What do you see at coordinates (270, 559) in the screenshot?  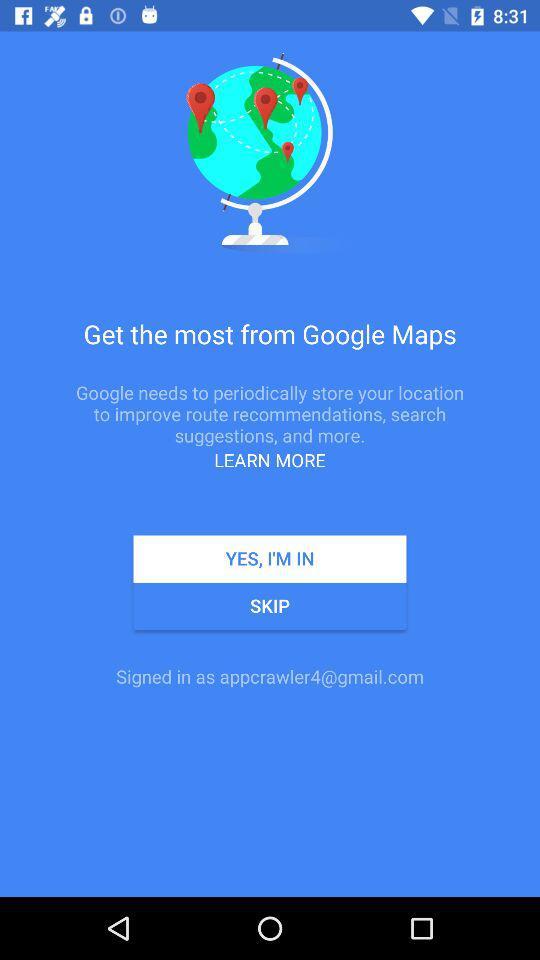 I see `the item below the learn more app` at bounding box center [270, 559].